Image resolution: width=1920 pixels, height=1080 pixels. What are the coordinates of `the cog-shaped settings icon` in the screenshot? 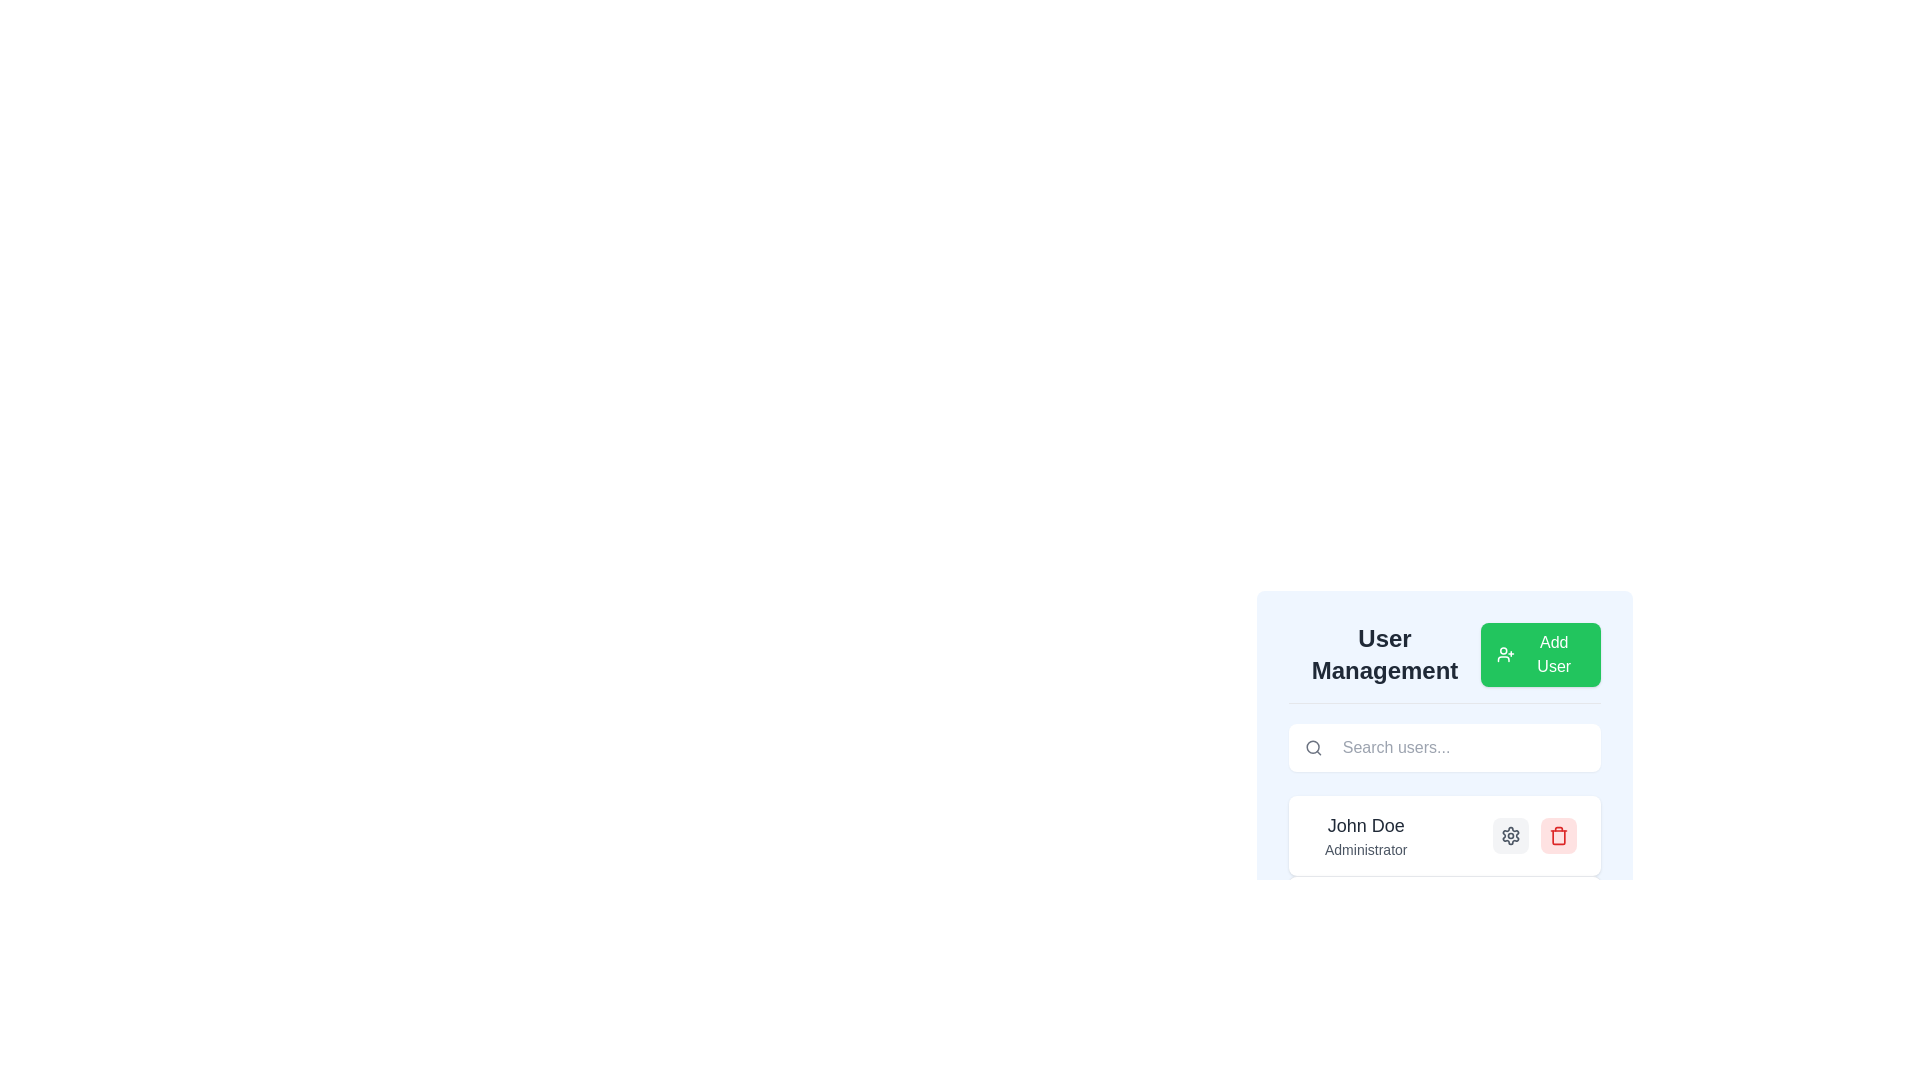 It's located at (1511, 836).